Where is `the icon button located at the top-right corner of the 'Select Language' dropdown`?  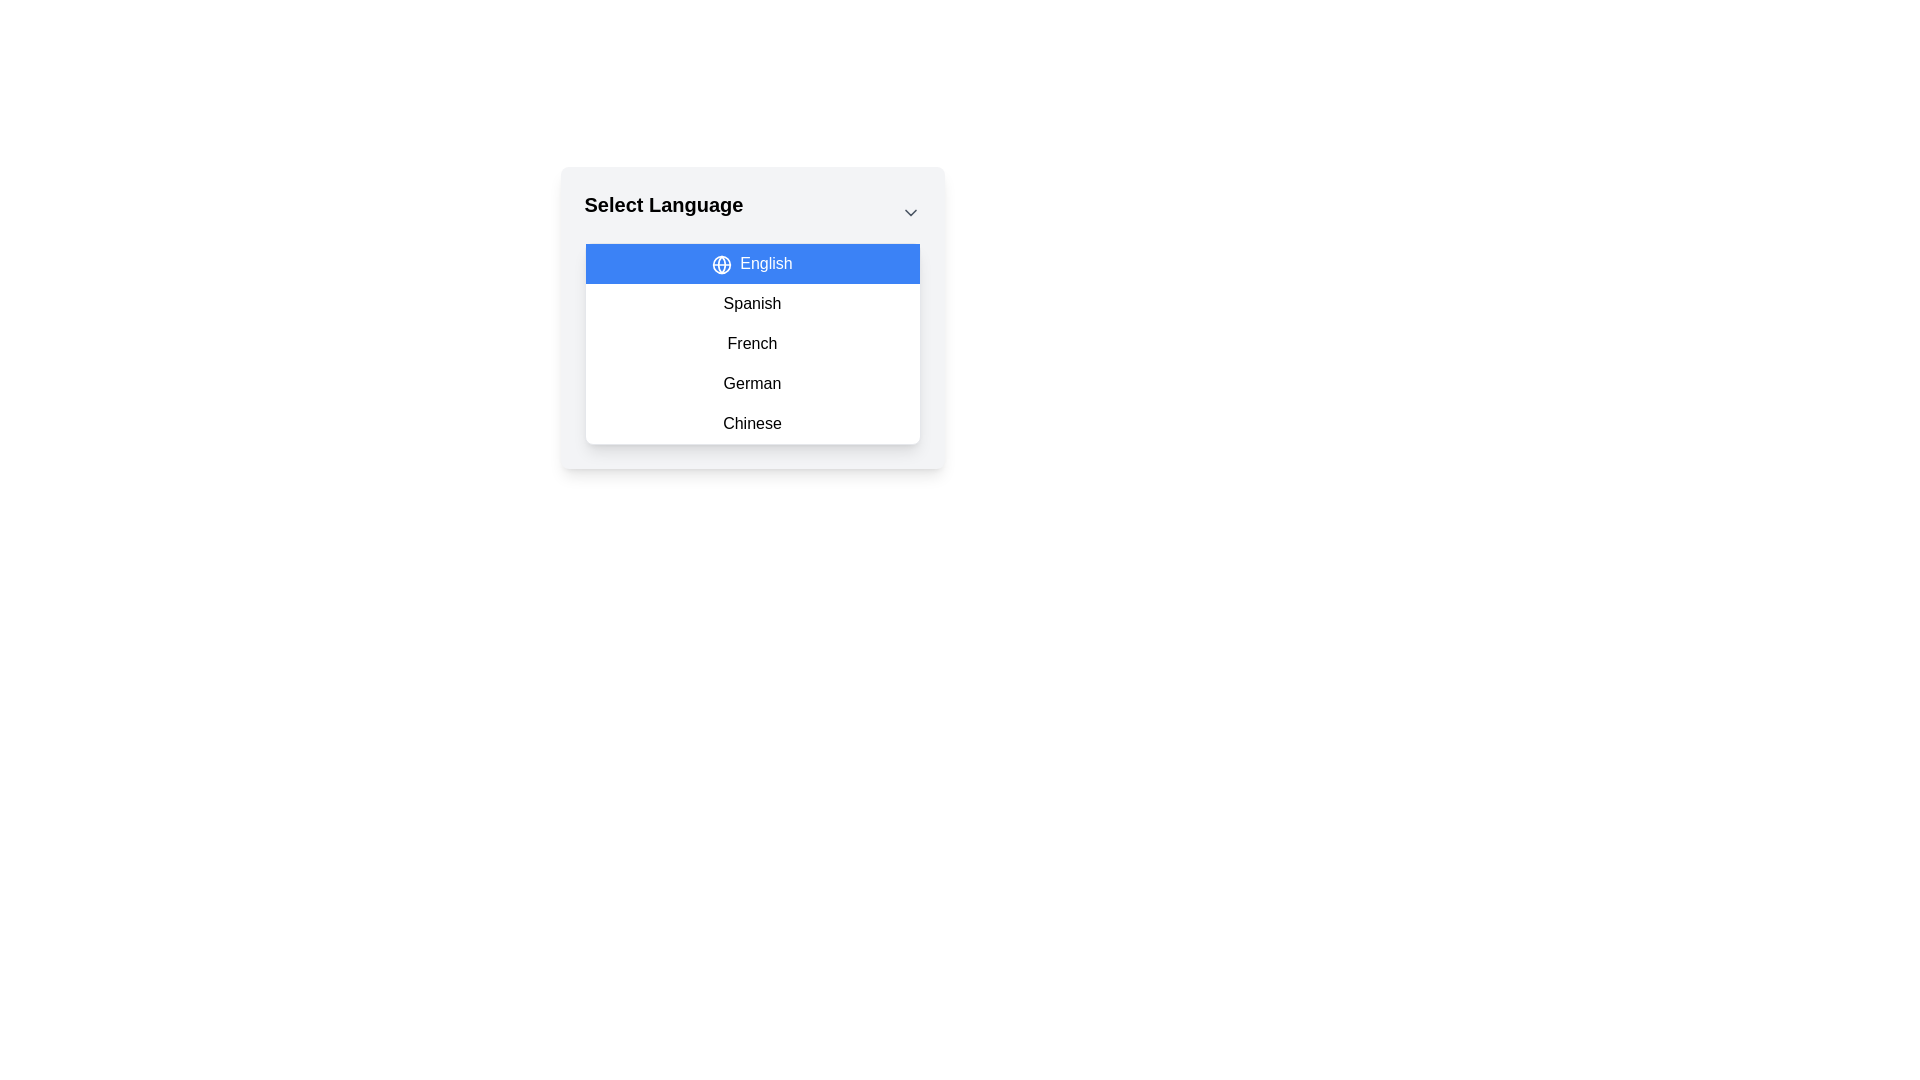 the icon button located at the top-right corner of the 'Select Language' dropdown is located at coordinates (909, 212).